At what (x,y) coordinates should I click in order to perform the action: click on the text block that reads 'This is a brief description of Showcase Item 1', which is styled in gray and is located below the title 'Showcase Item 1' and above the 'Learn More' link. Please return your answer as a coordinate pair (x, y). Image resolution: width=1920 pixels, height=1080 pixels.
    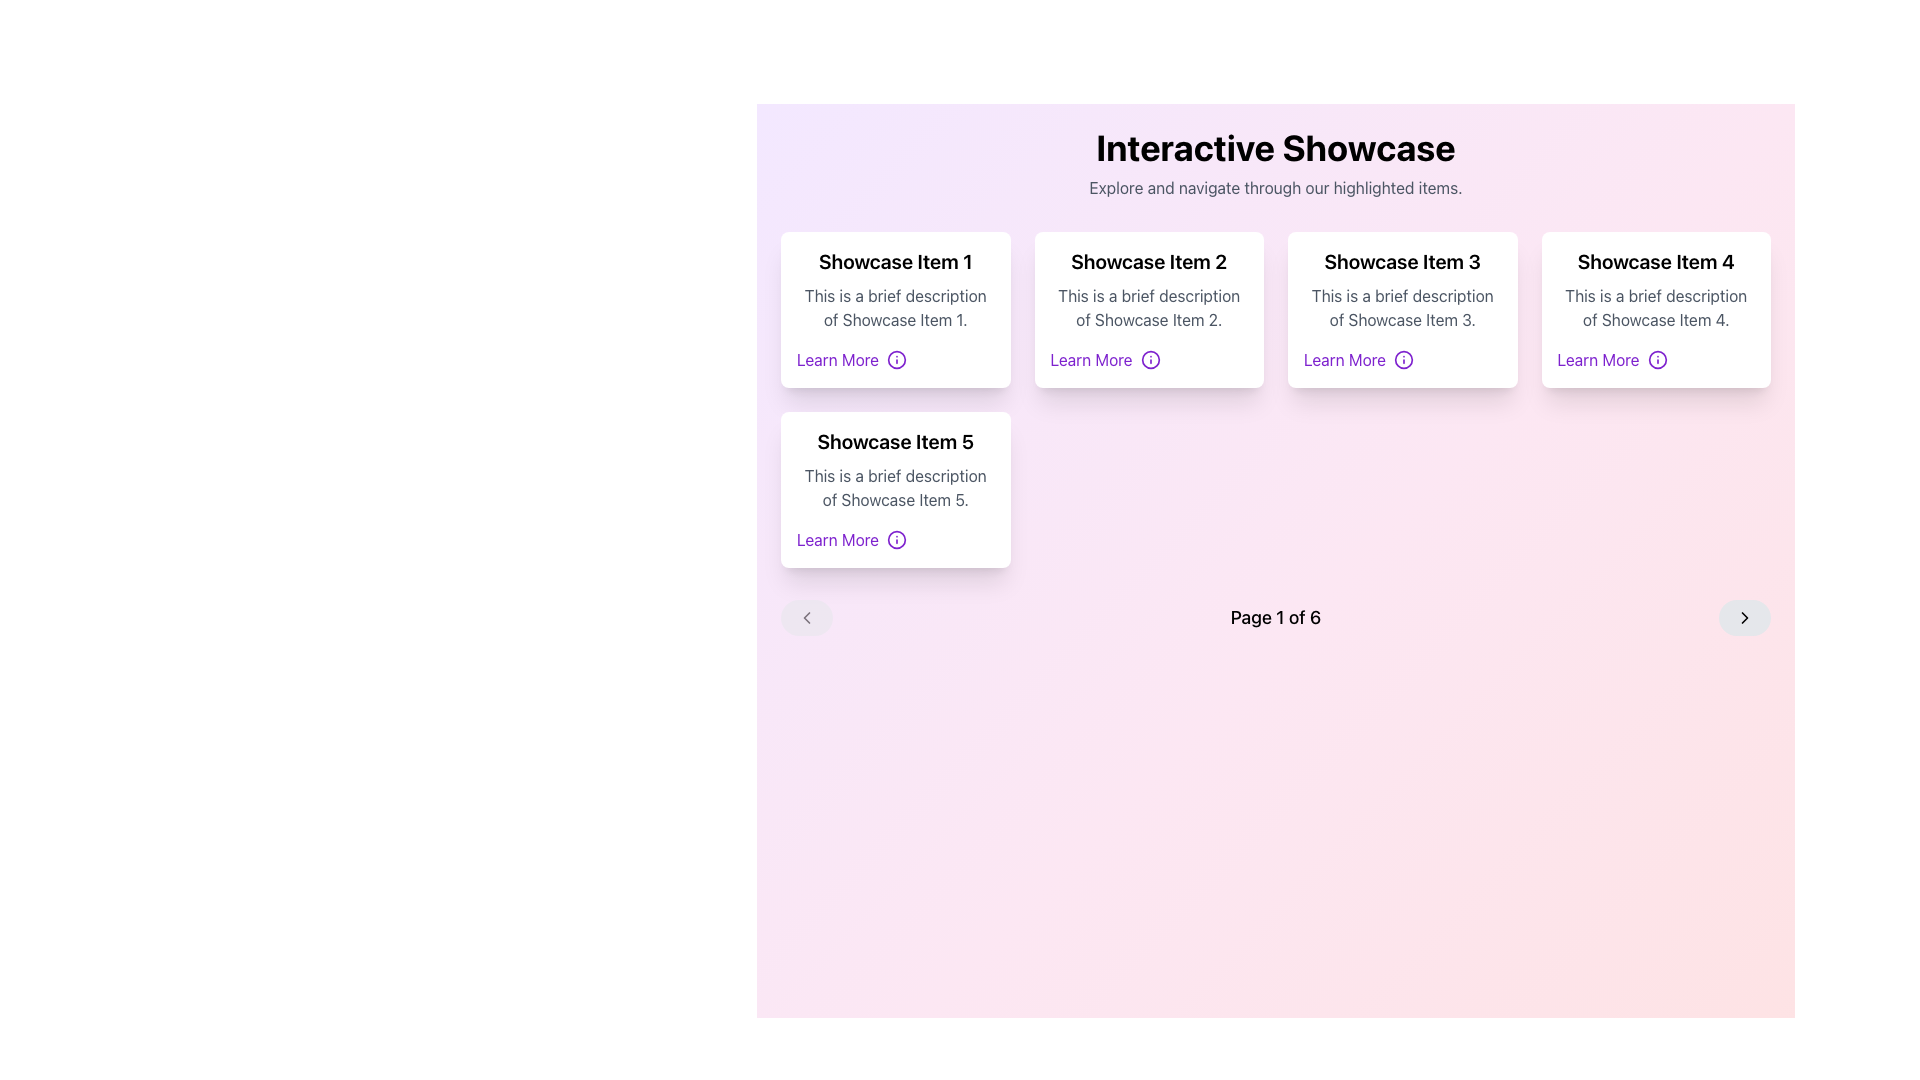
    Looking at the image, I should click on (894, 308).